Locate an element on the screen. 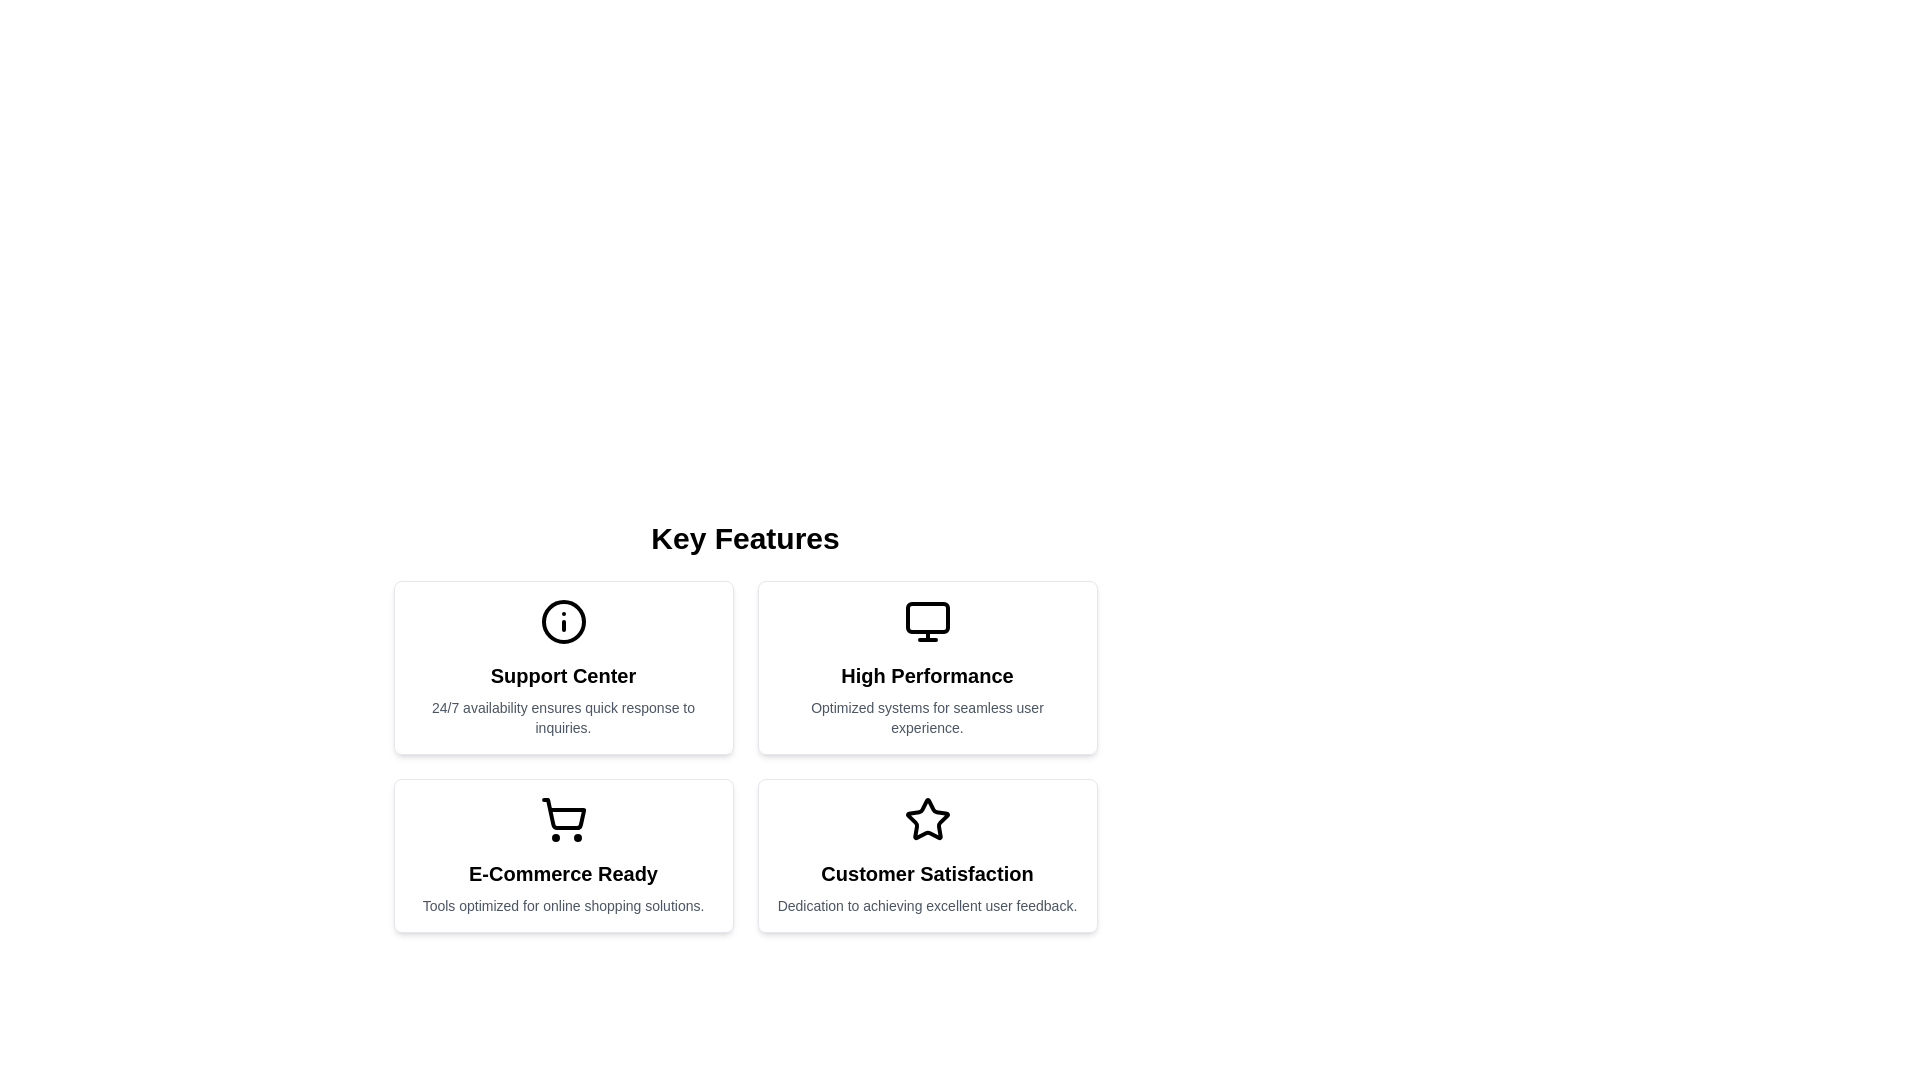 Image resolution: width=1920 pixels, height=1080 pixels. the content of the 'Customer Satisfaction' card located in the bottom-right of the 2x2 grid layout, below 'High Performance' and to the right of 'E-Commerce Ready' is located at coordinates (926, 855).